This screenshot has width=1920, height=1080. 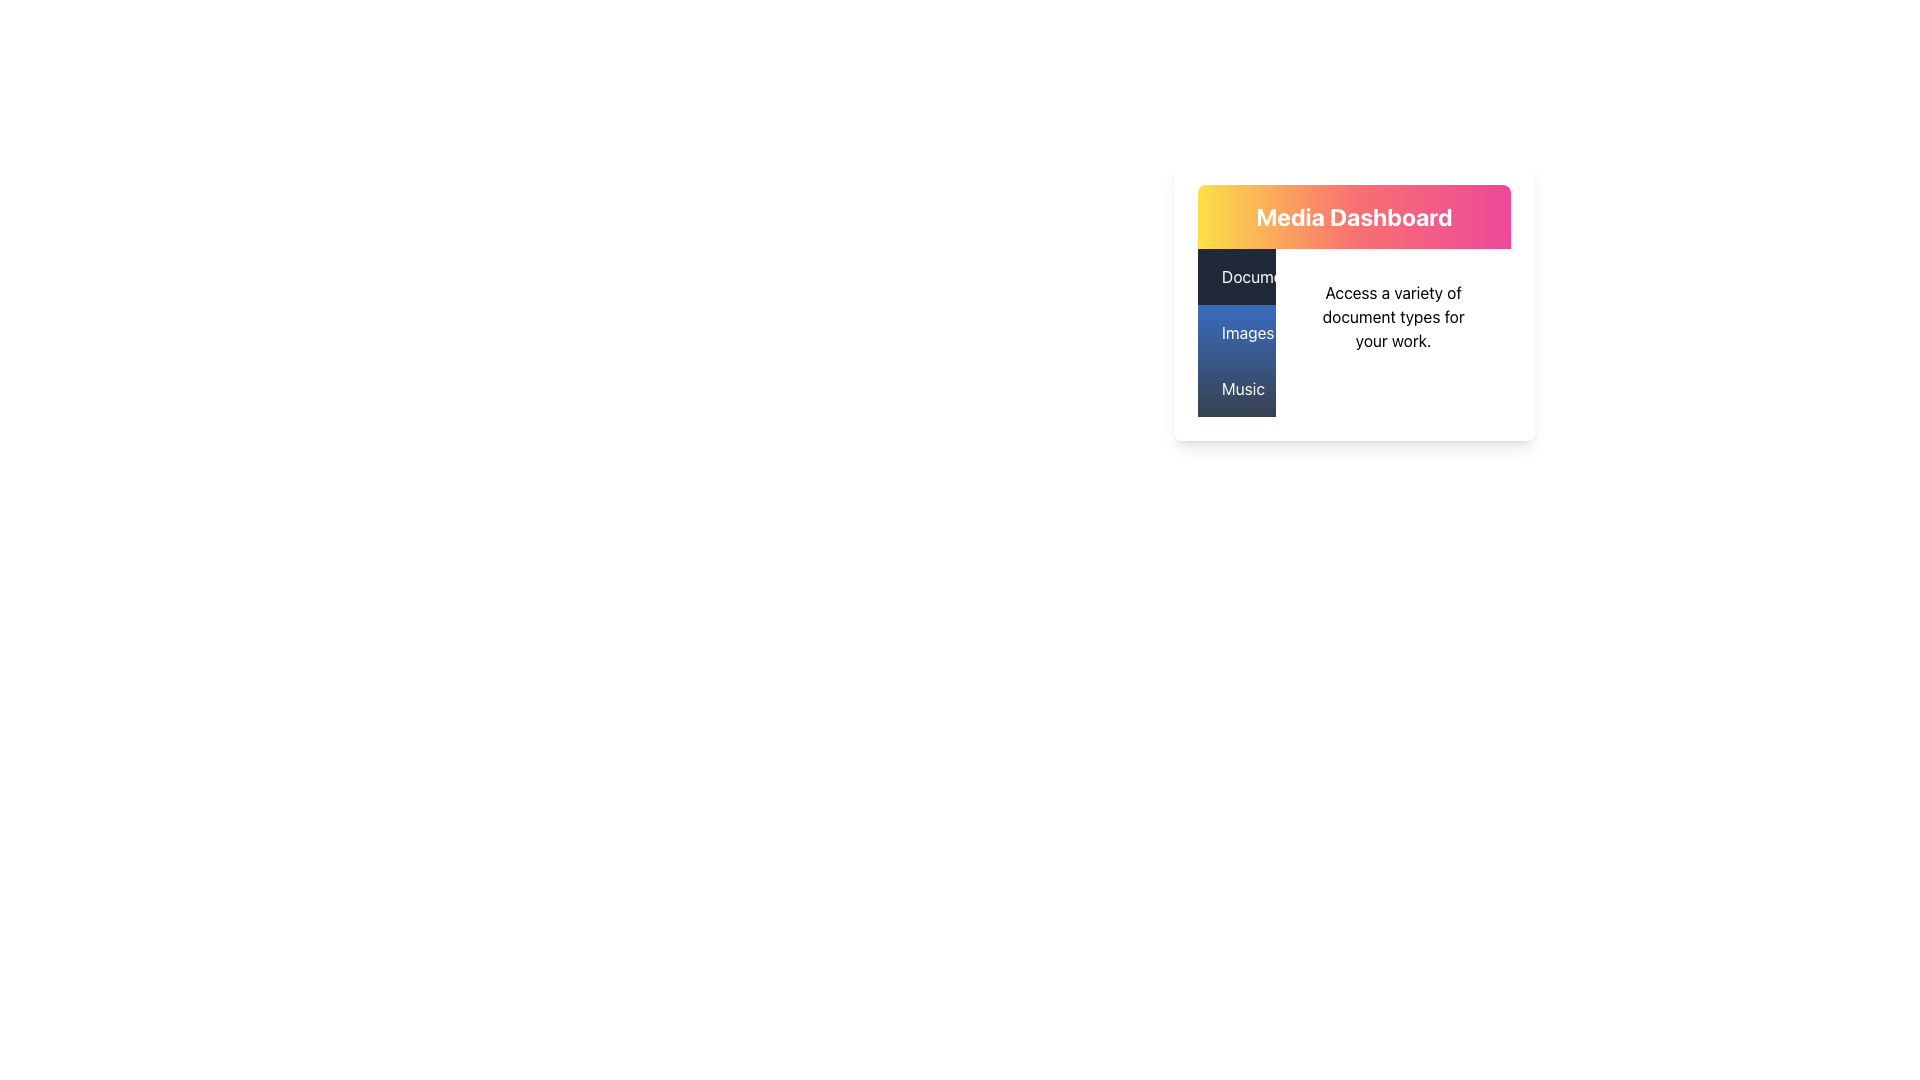 What do you see at coordinates (1392, 315) in the screenshot?
I see `the descriptive text label located within the 'Media Dashboard', positioned to the right of the vertical menu containing 'Documents', 'Images', and 'Music'` at bounding box center [1392, 315].